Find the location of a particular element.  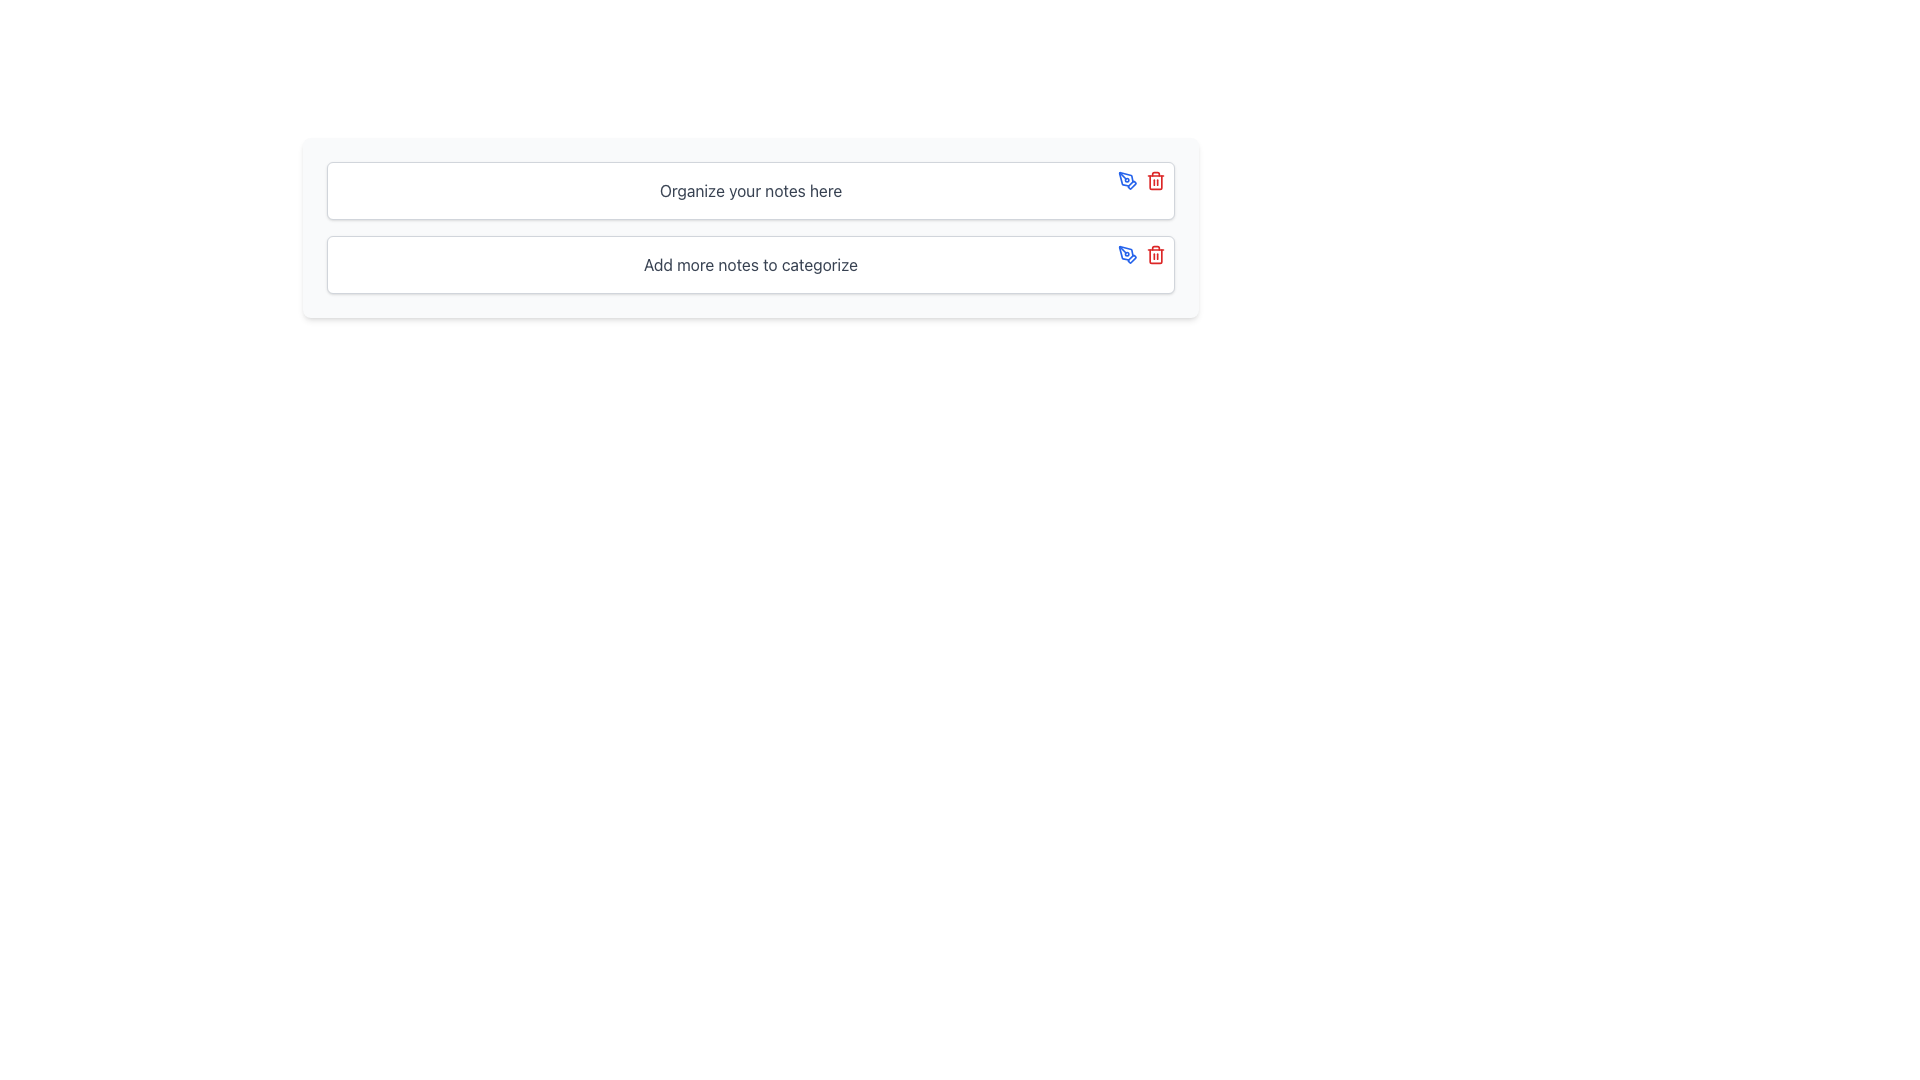

the blue pen tool icon located at the top-right corner inside the white box labeled 'Add more notes to categorize', which is the second box in a vertical list, to initiate editing is located at coordinates (1142, 253).